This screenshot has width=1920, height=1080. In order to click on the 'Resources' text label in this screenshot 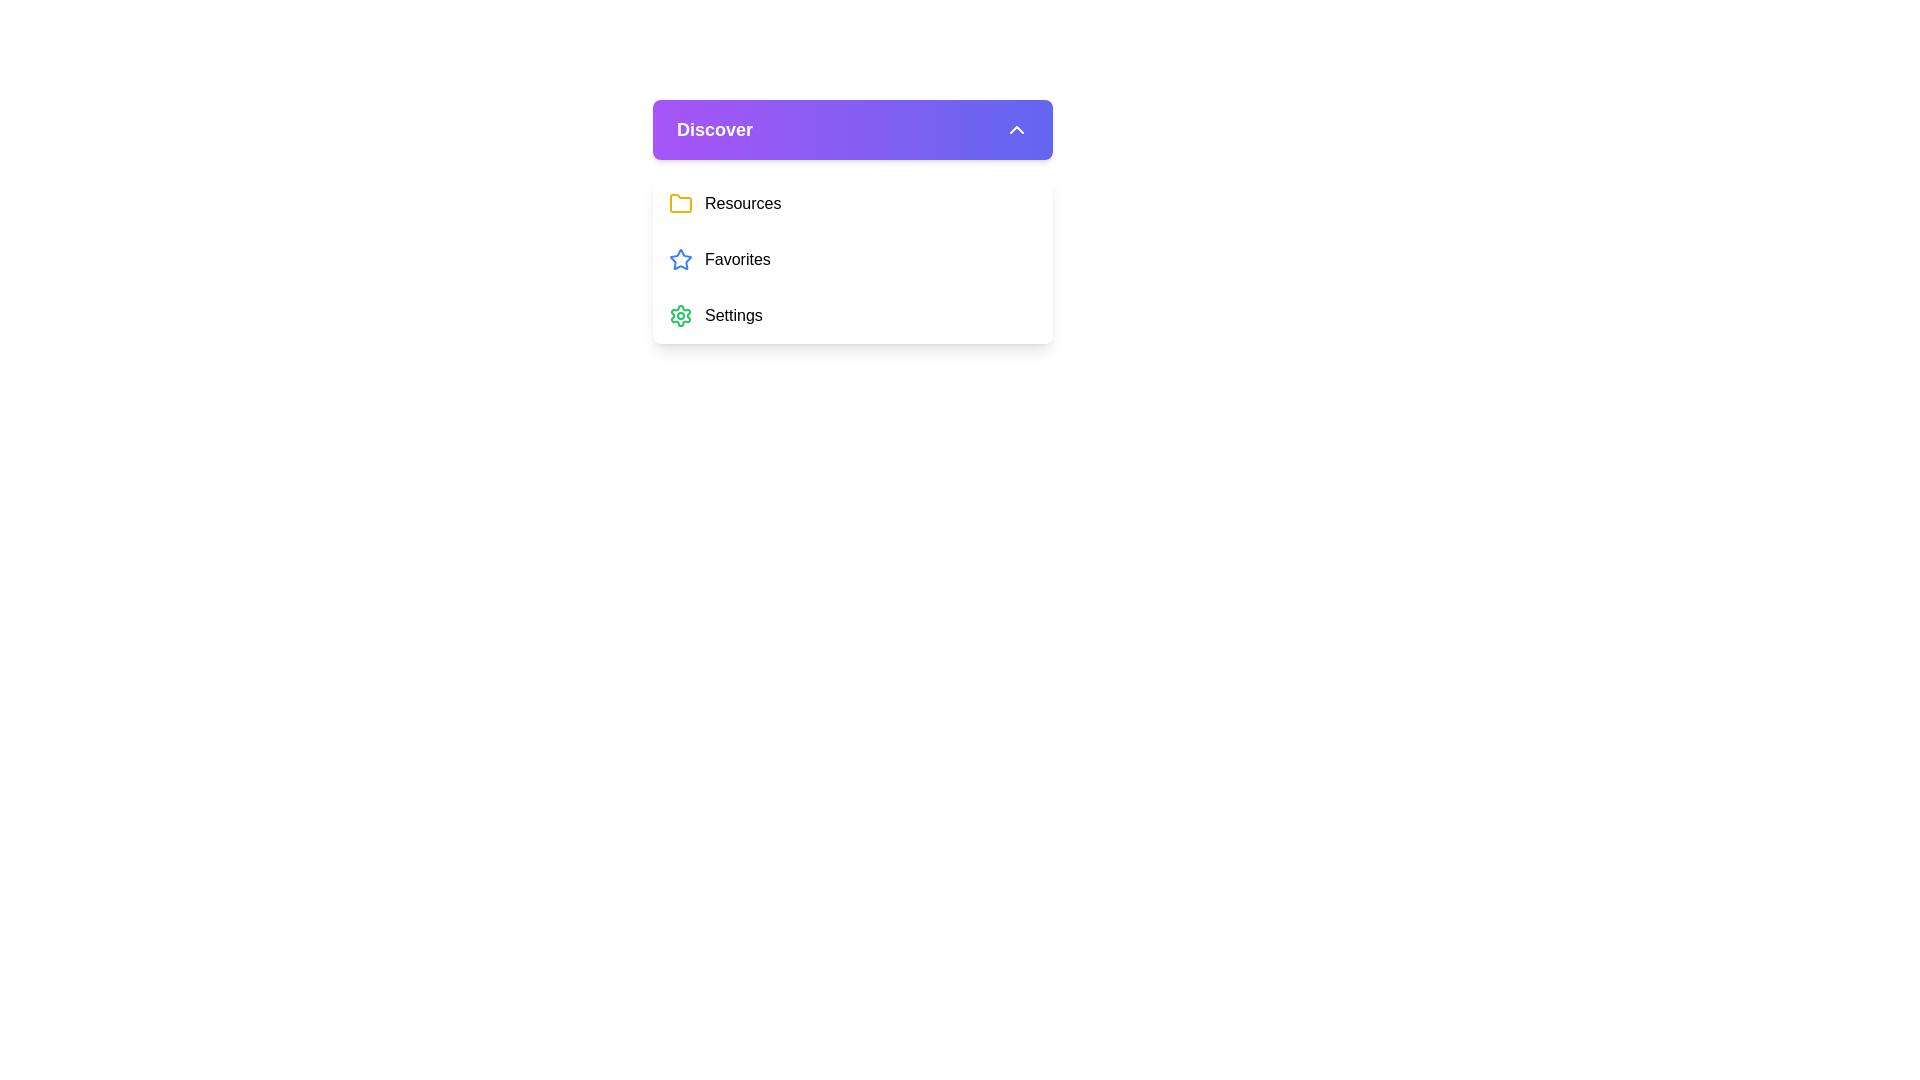, I will do `click(742, 204)`.